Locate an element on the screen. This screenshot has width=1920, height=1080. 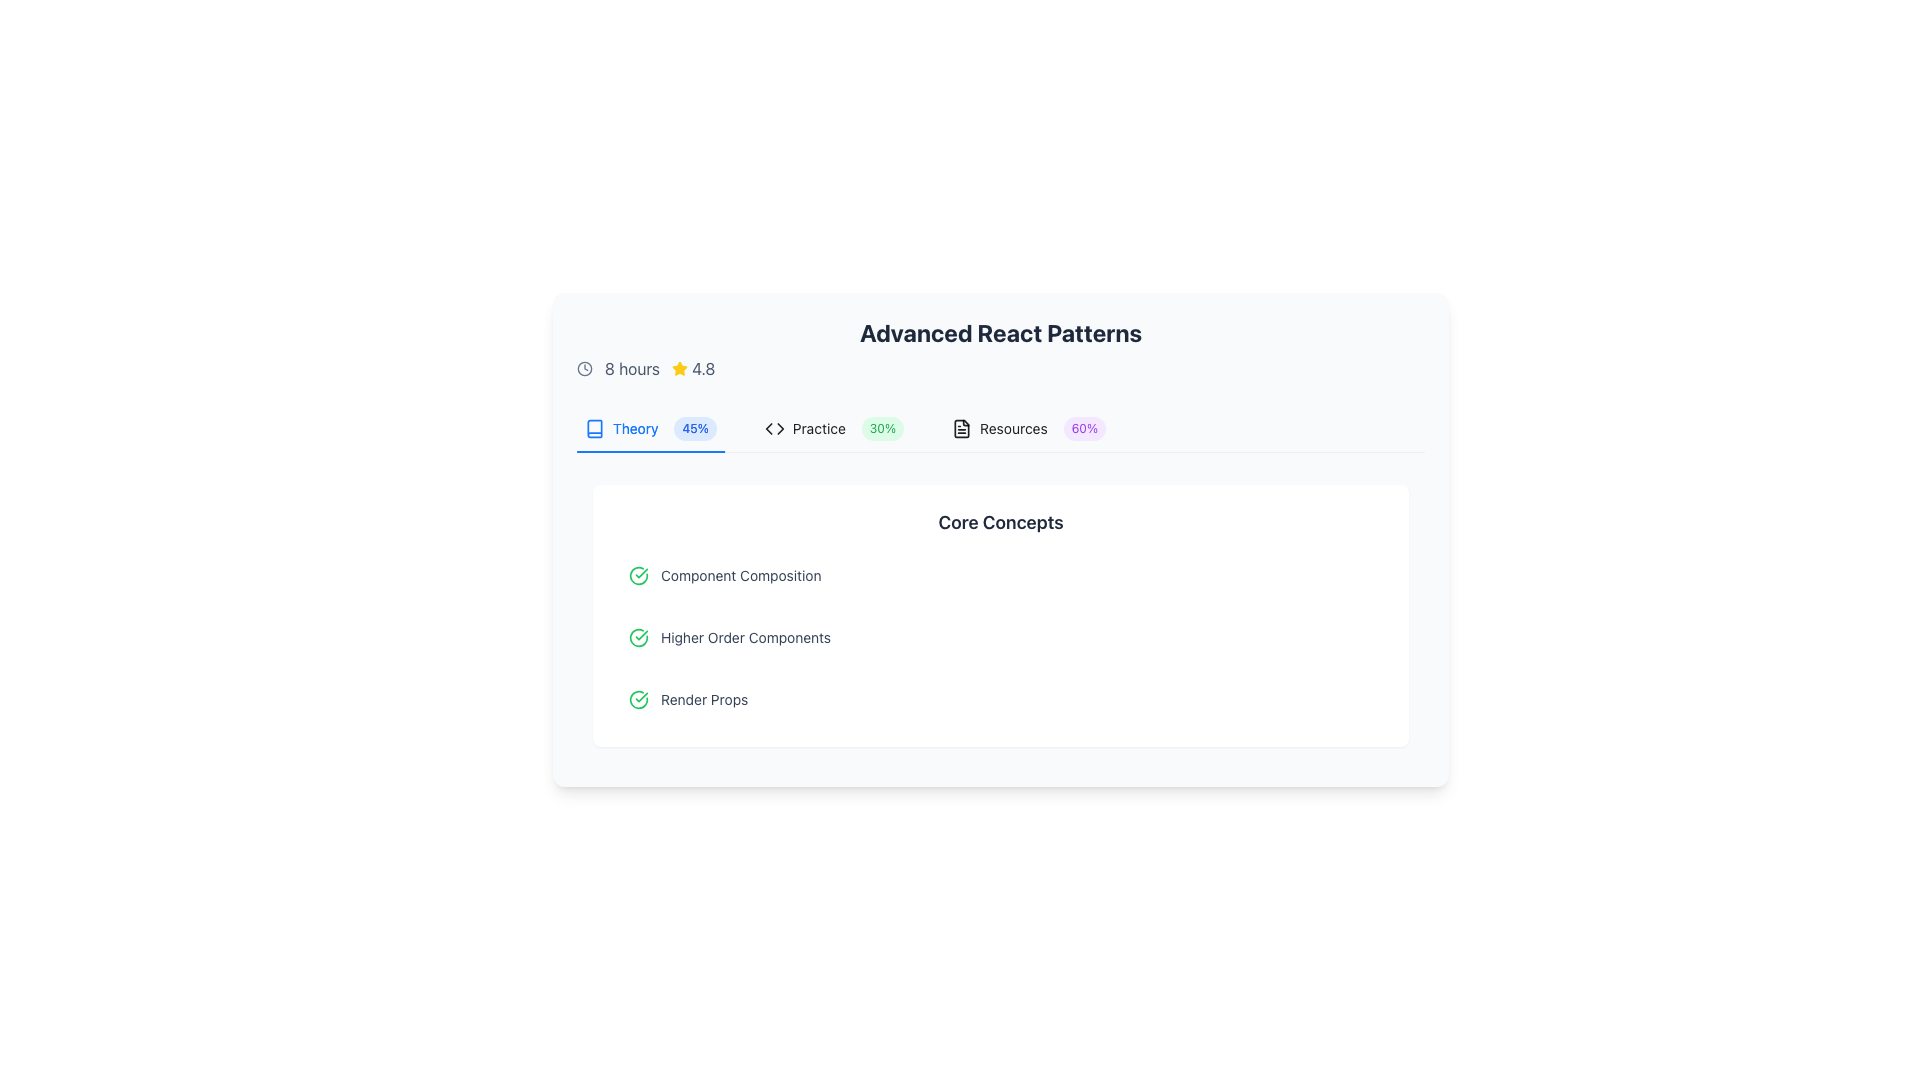
the blue indicator bar located beneath the 'Theory' tab in the navigation tab strip is located at coordinates (650, 451).